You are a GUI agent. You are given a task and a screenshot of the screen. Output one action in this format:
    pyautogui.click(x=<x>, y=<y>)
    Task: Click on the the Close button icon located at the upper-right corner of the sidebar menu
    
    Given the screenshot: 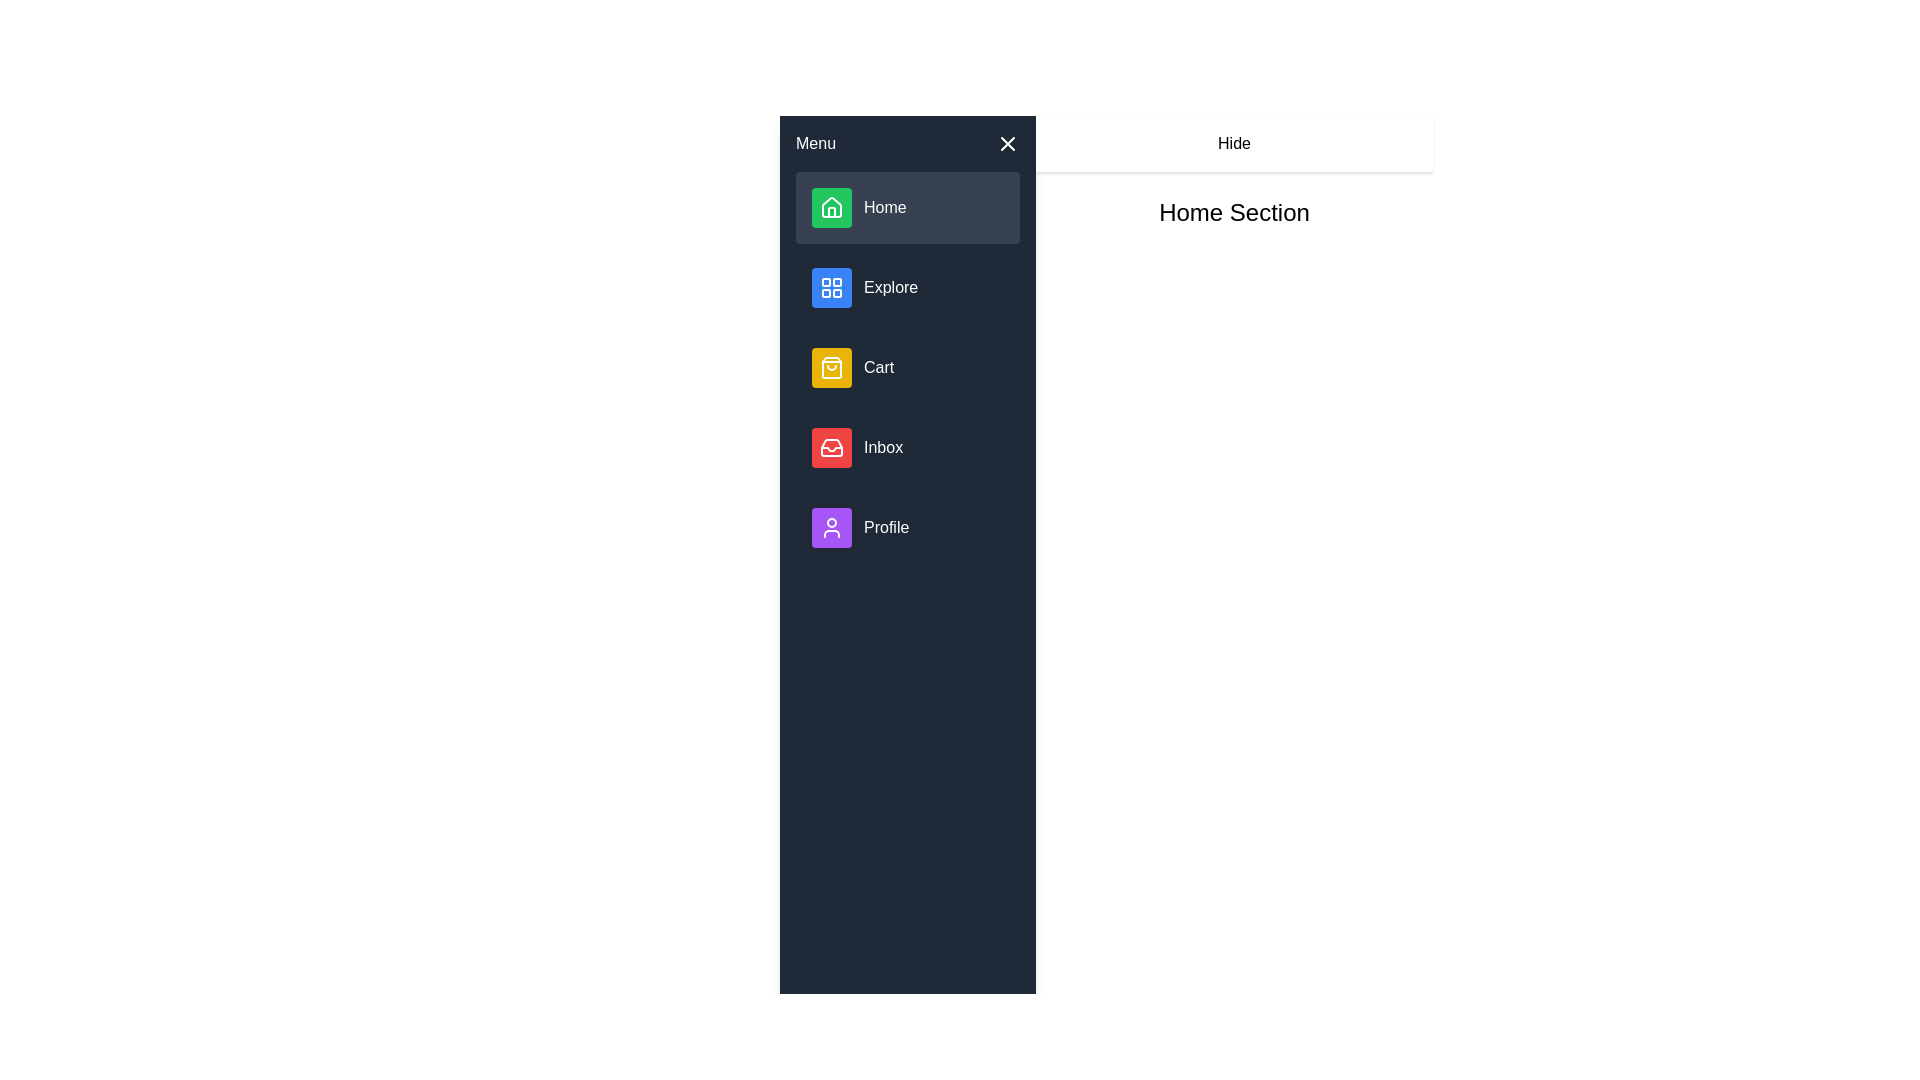 What is the action you would take?
    pyautogui.click(x=1008, y=142)
    